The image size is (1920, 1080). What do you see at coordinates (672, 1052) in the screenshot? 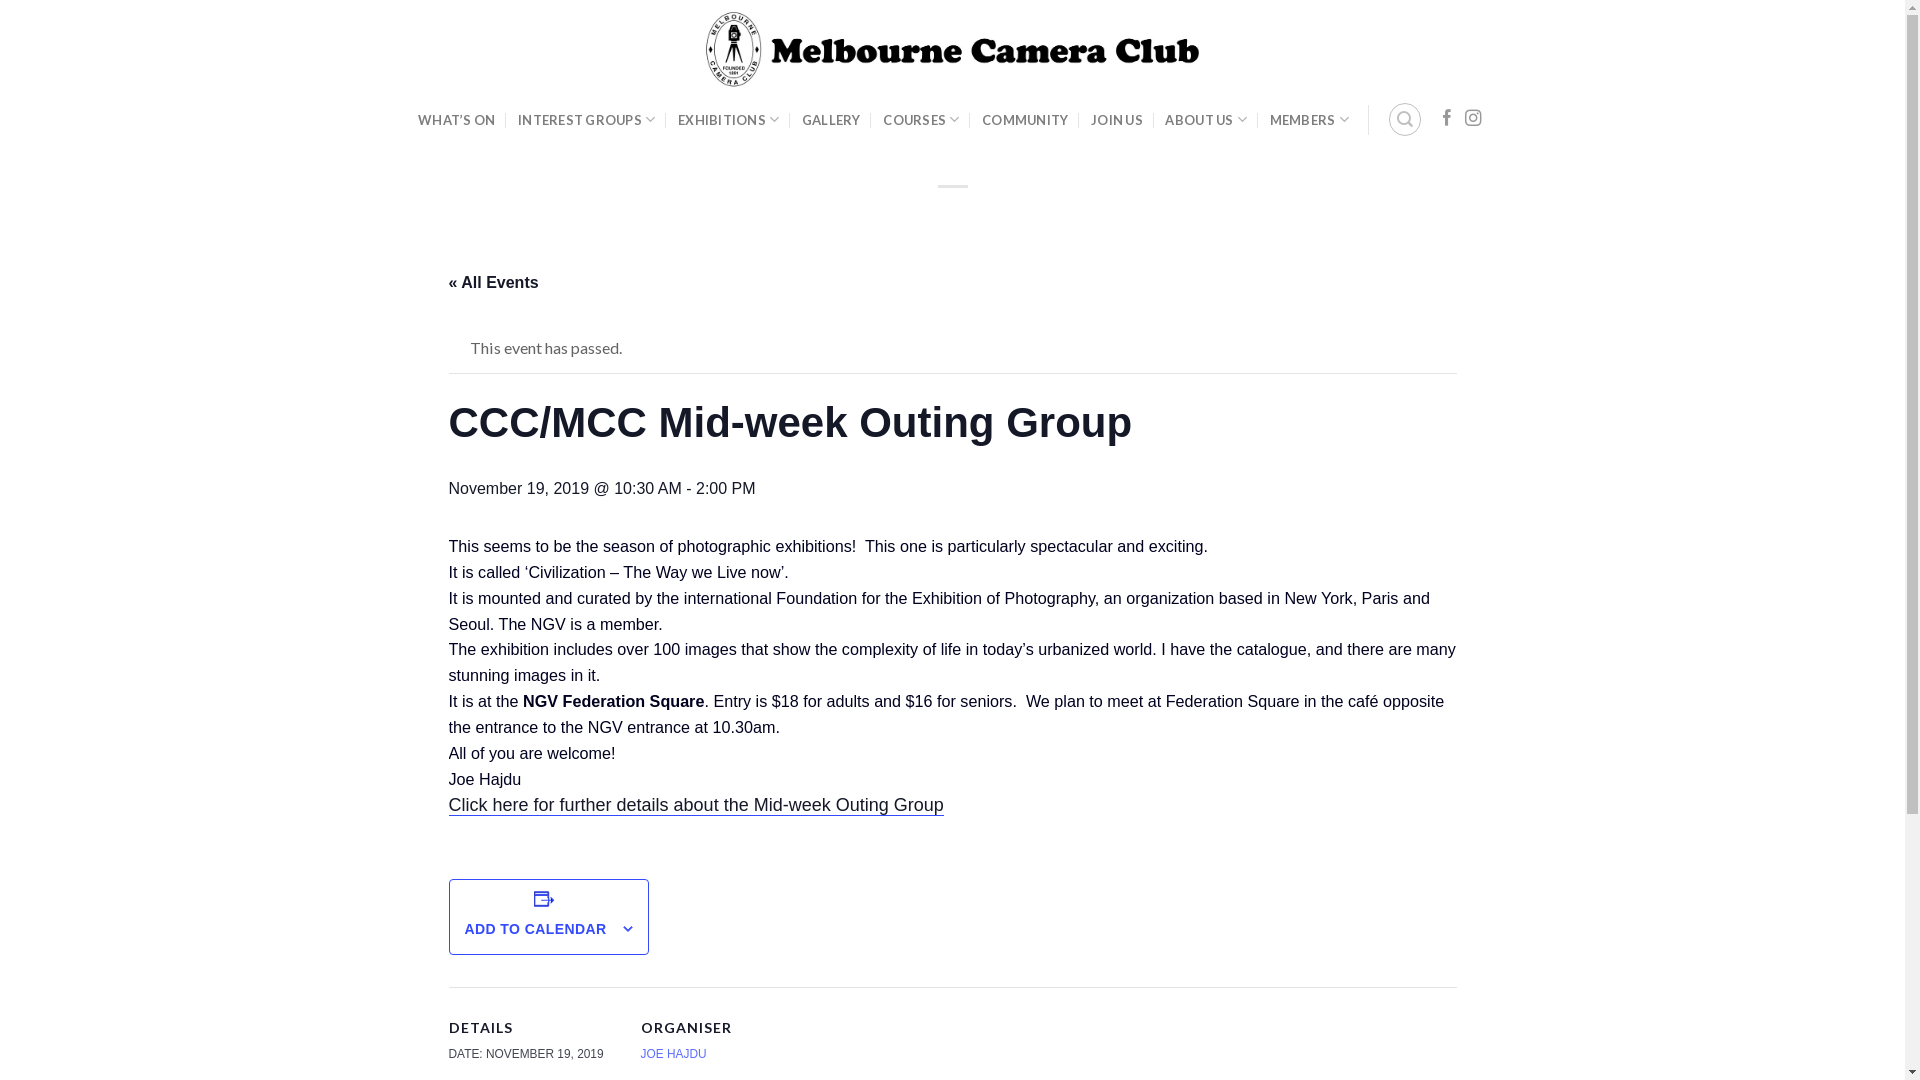
I see `'JOE HAJDU'` at bounding box center [672, 1052].